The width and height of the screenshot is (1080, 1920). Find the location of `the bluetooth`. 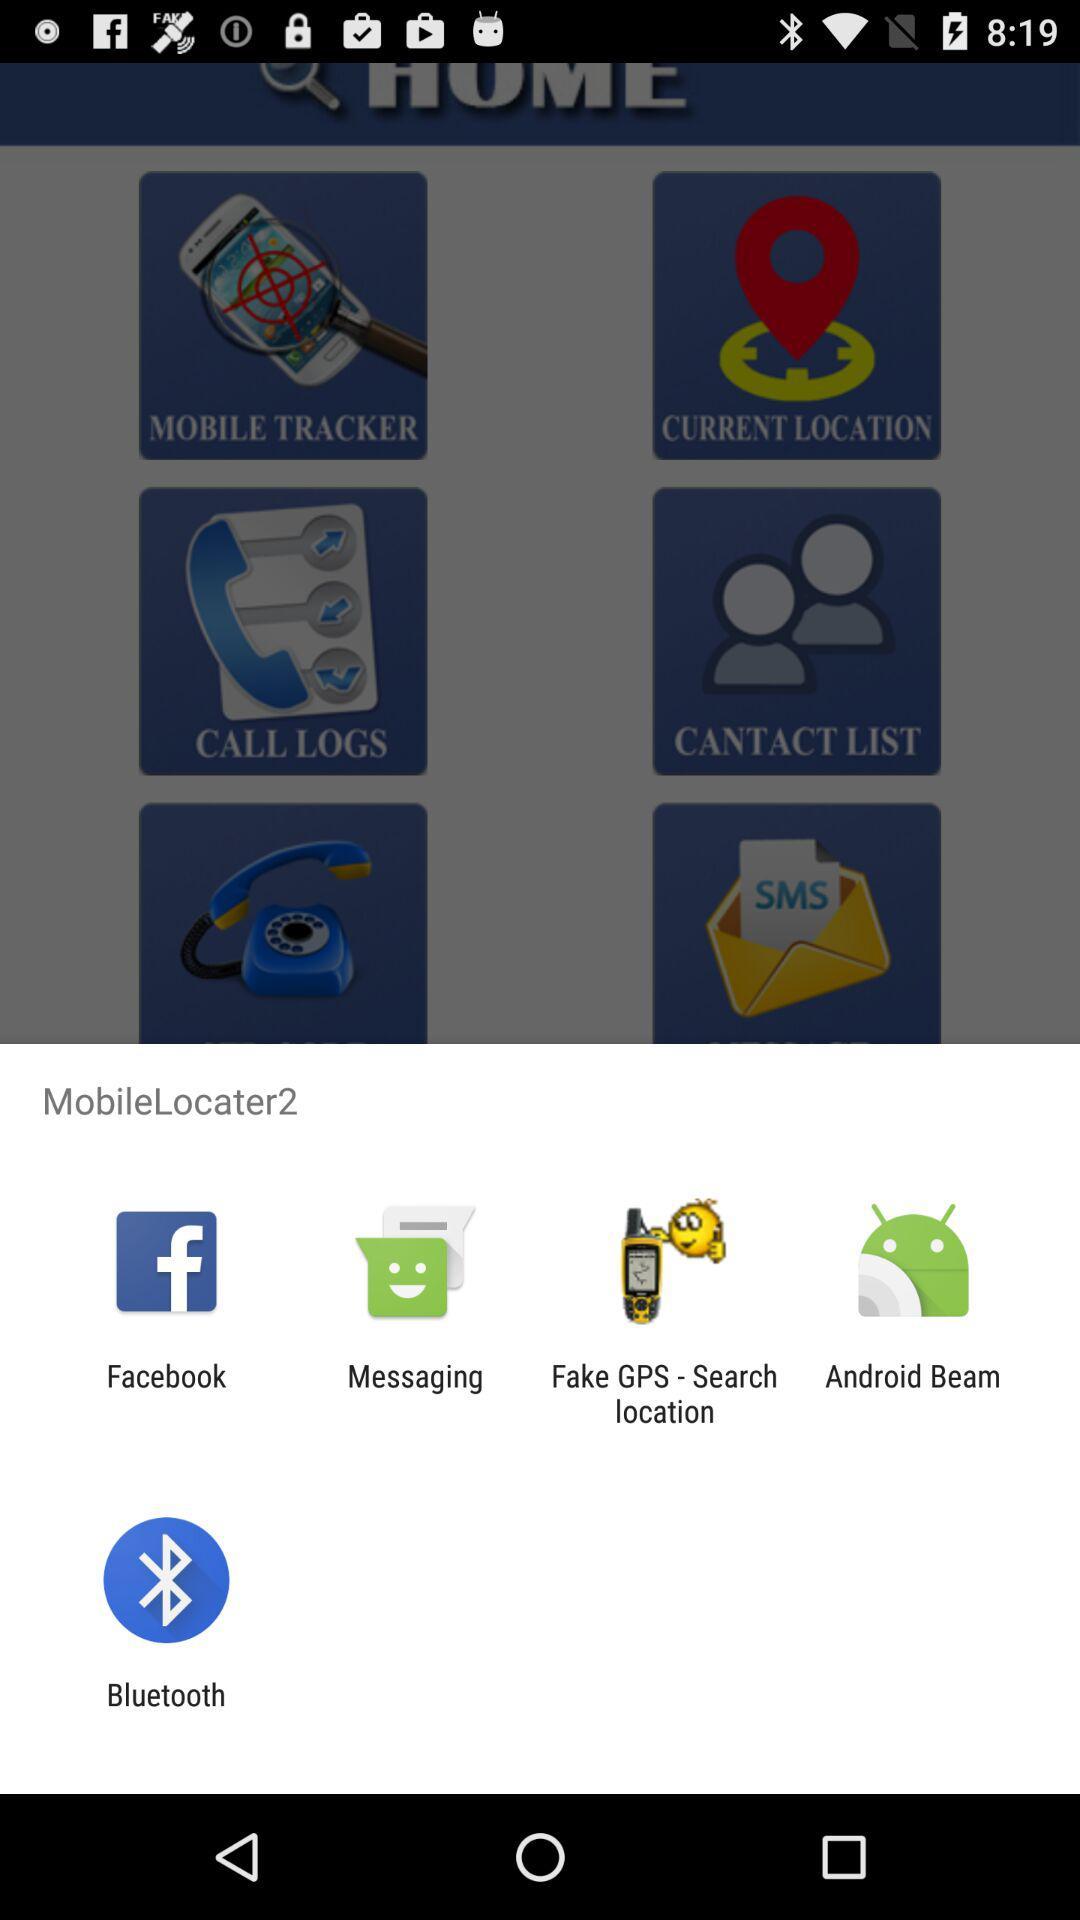

the bluetooth is located at coordinates (165, 1711).